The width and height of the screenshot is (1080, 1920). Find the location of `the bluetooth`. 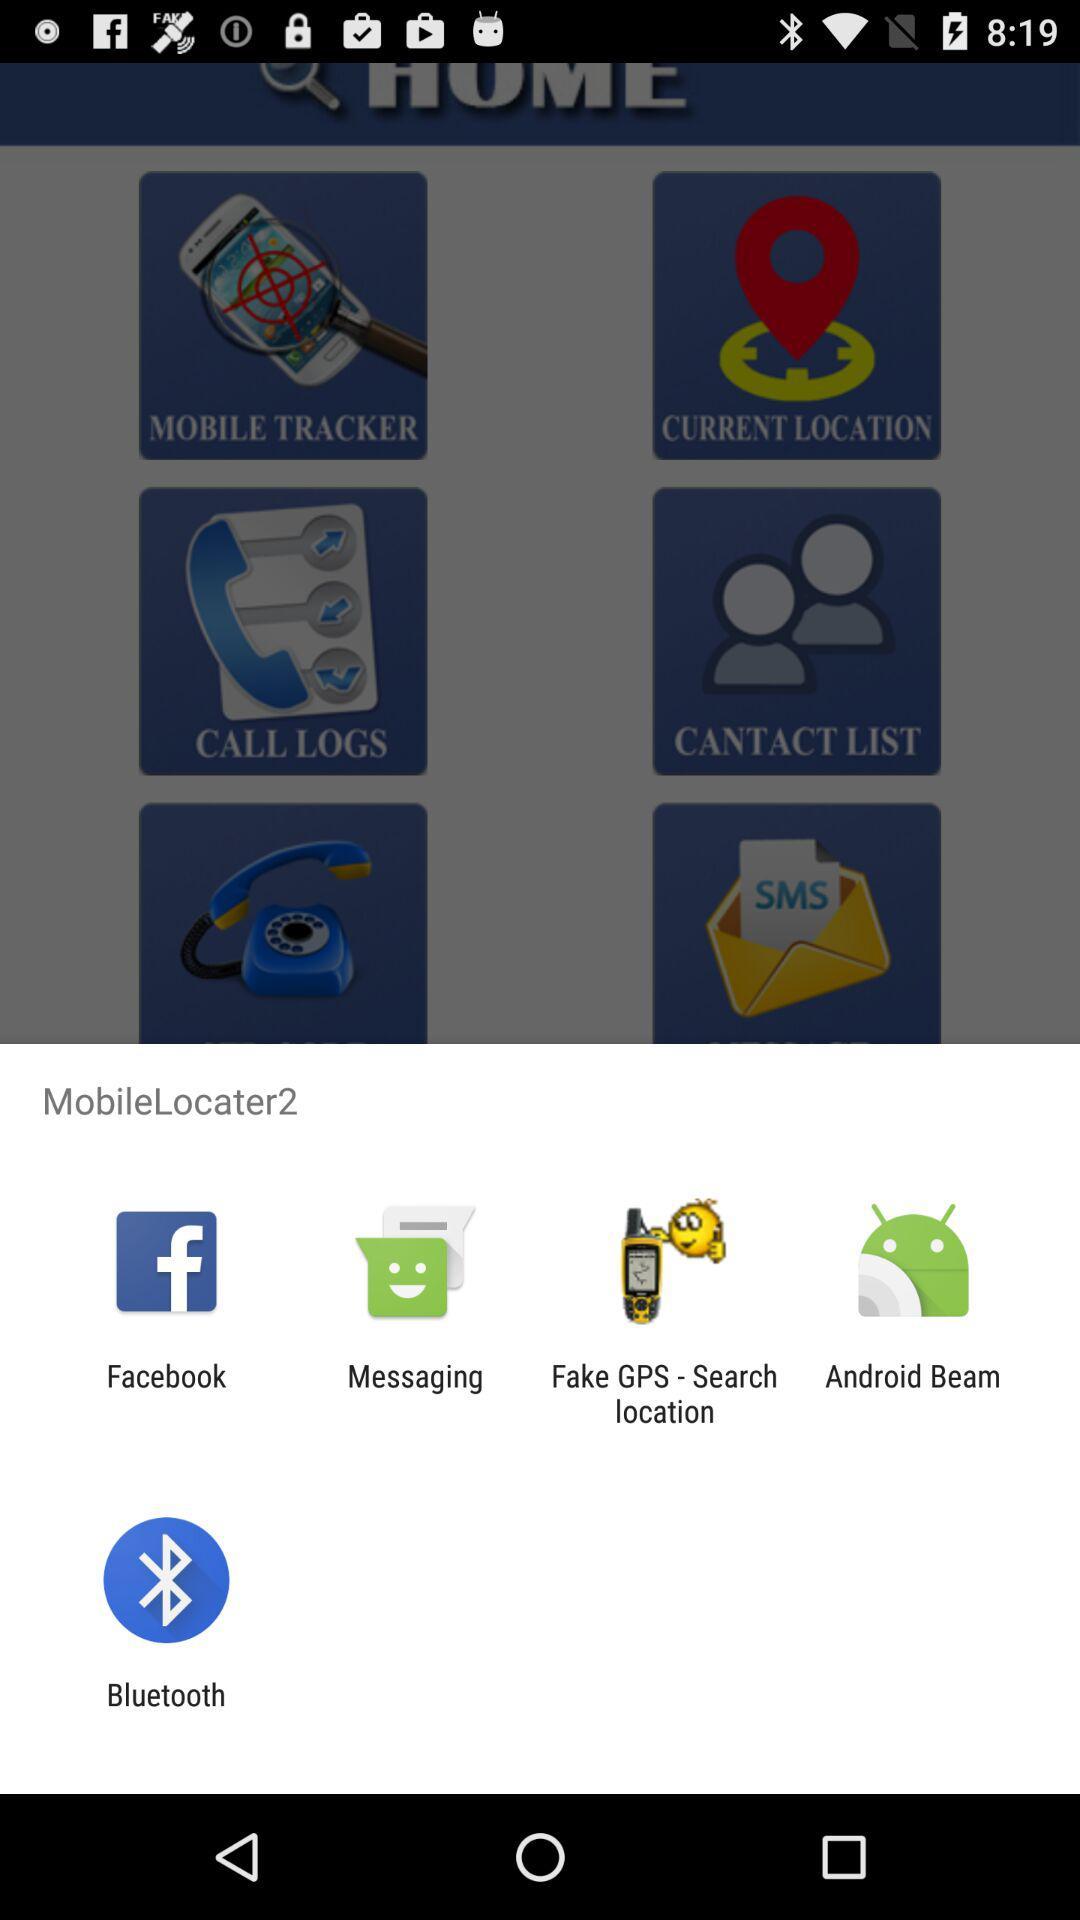

the bluetooth is located at coordinates (165, 1711).